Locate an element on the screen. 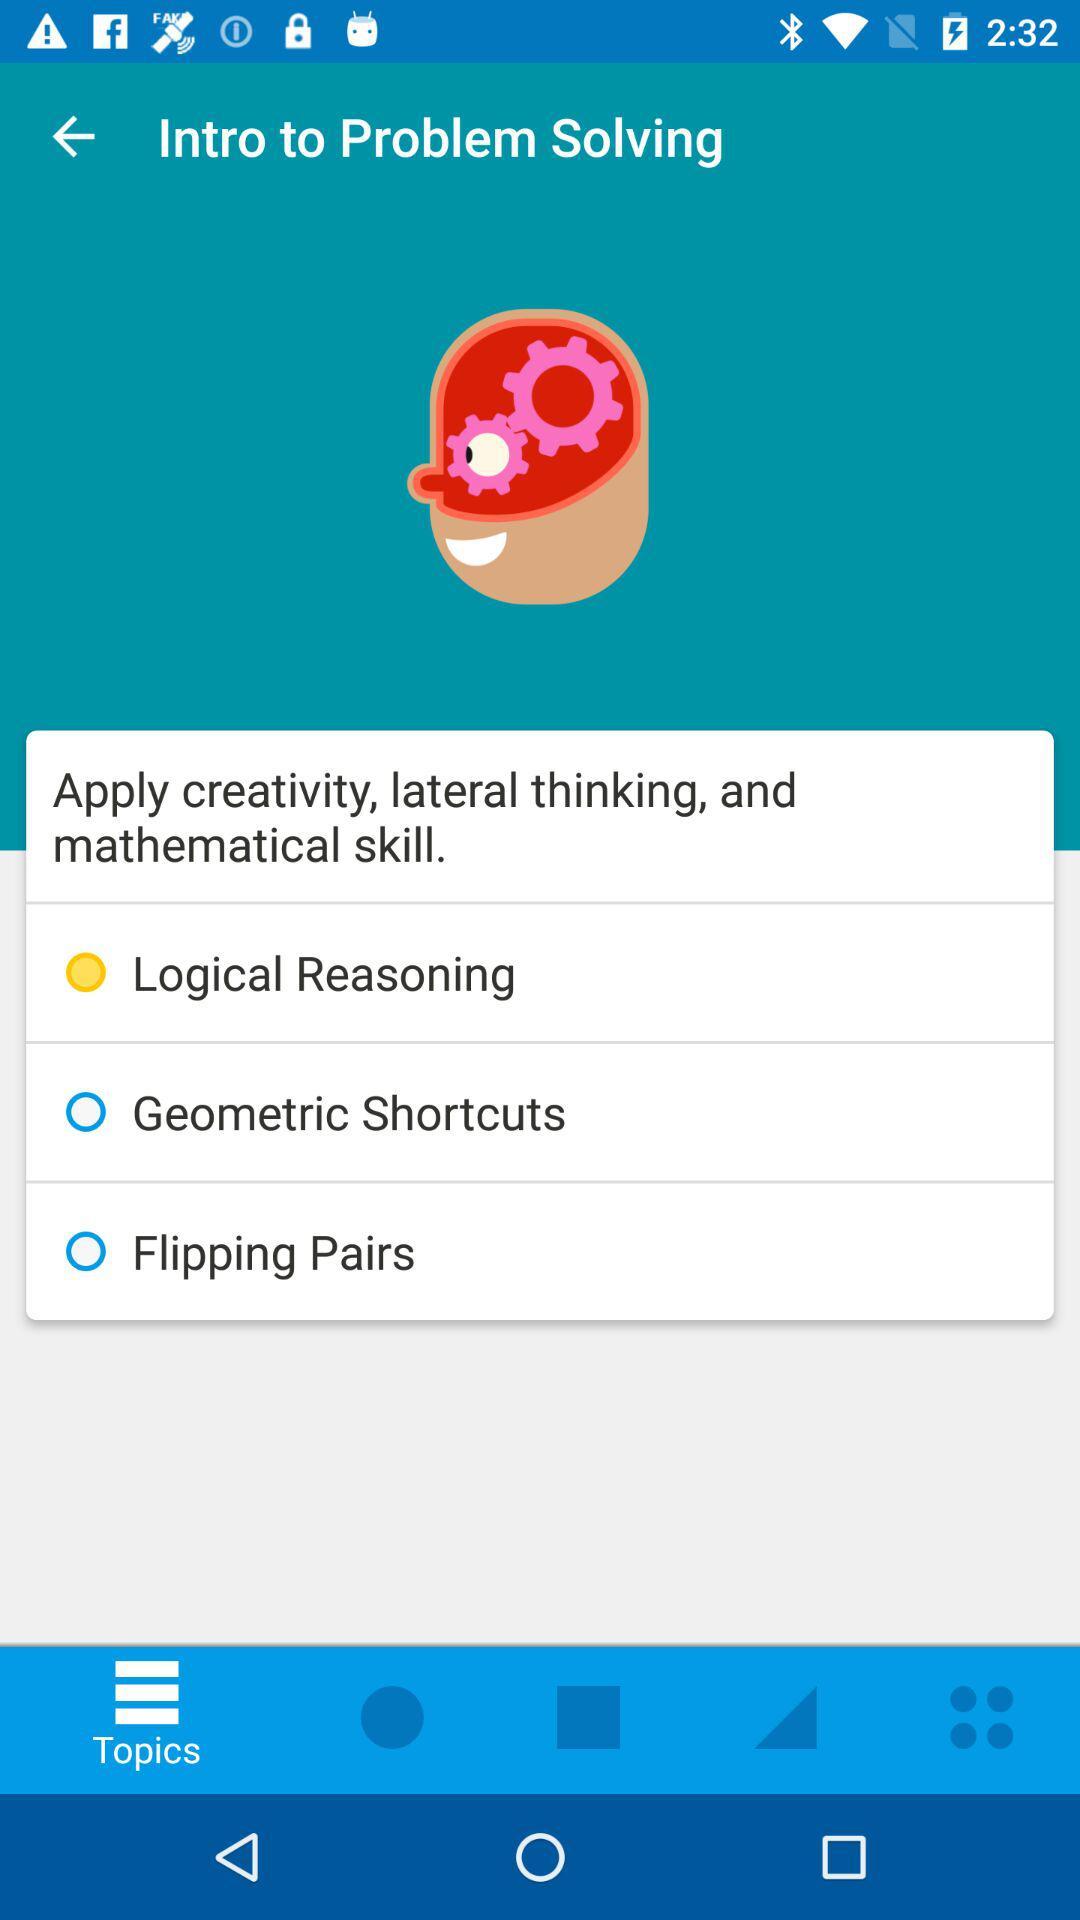 This screenshot has height=1920, width=1080. icon above apply creativity lateral icon is located at coordinates (72, 135).